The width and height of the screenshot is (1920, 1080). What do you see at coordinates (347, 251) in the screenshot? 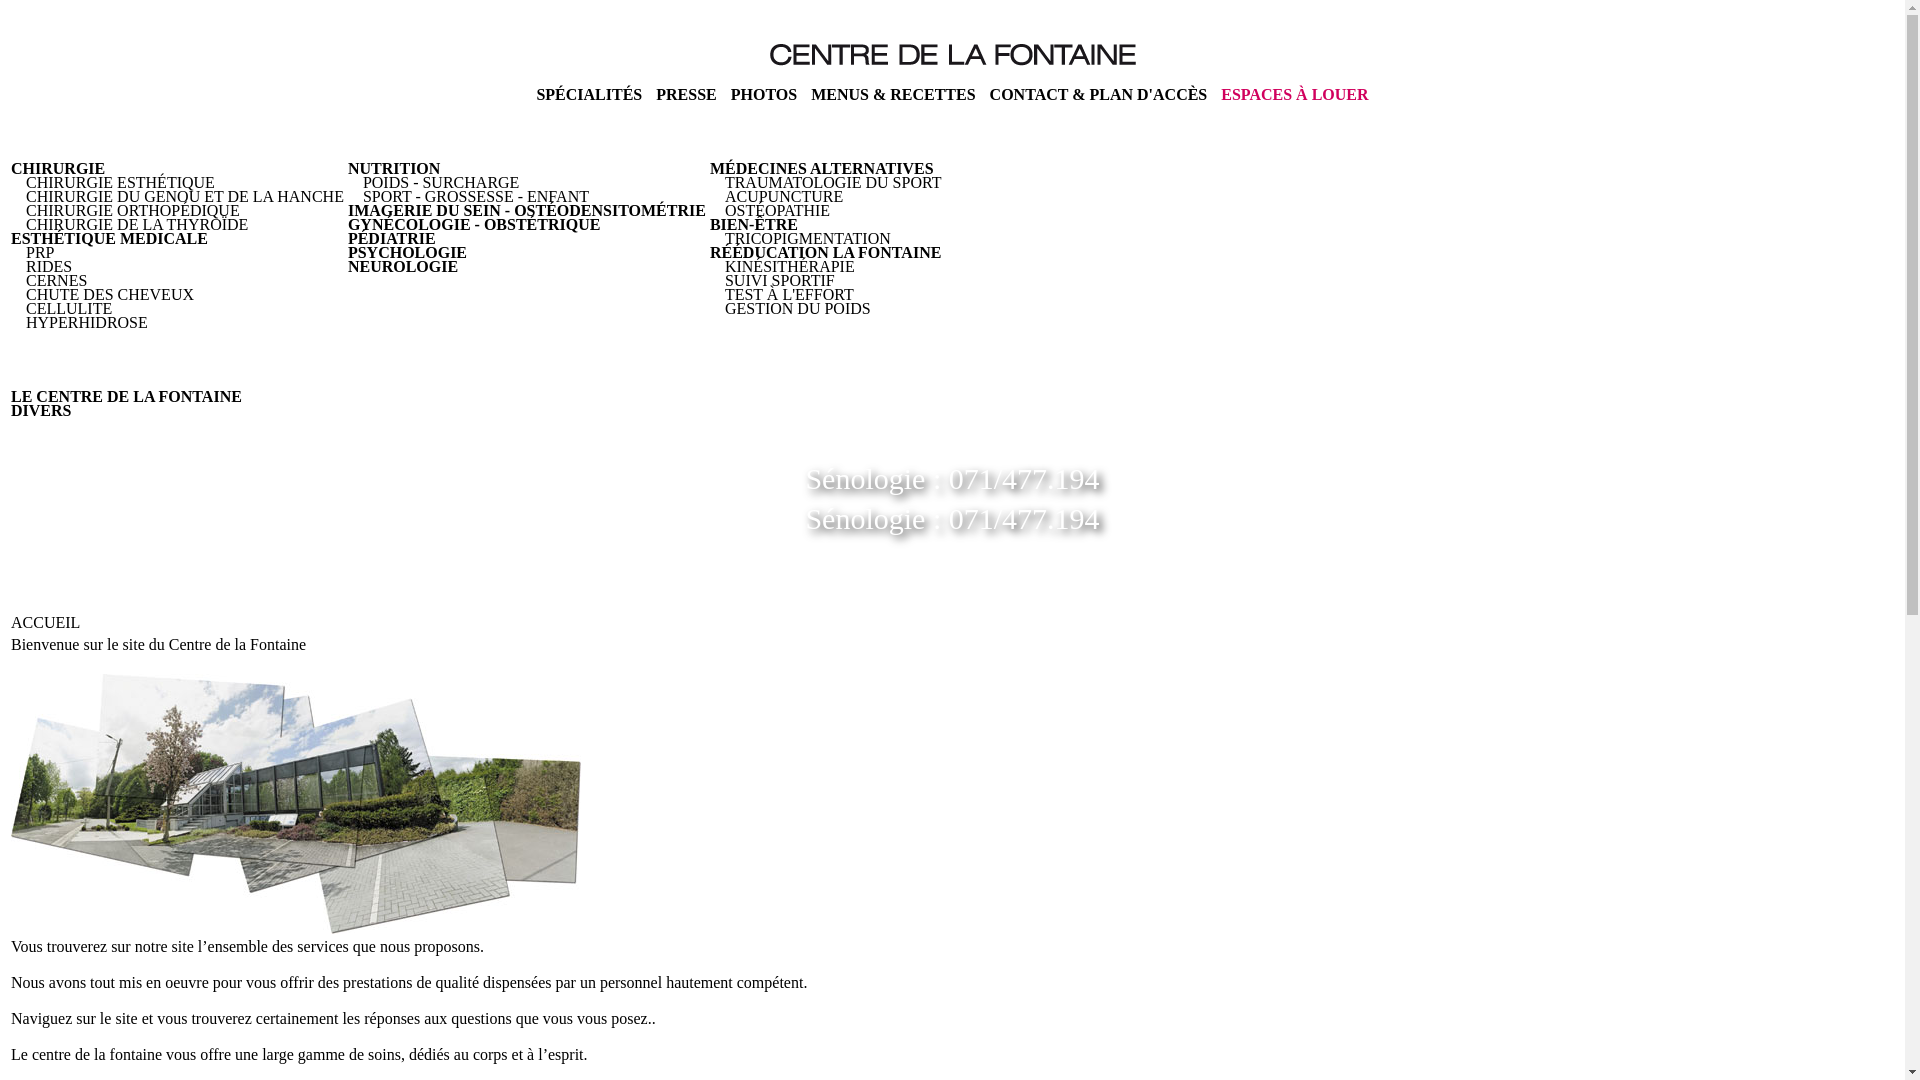
I see `'PSYCHOLOGIE'` at bounding box center [347, 251].